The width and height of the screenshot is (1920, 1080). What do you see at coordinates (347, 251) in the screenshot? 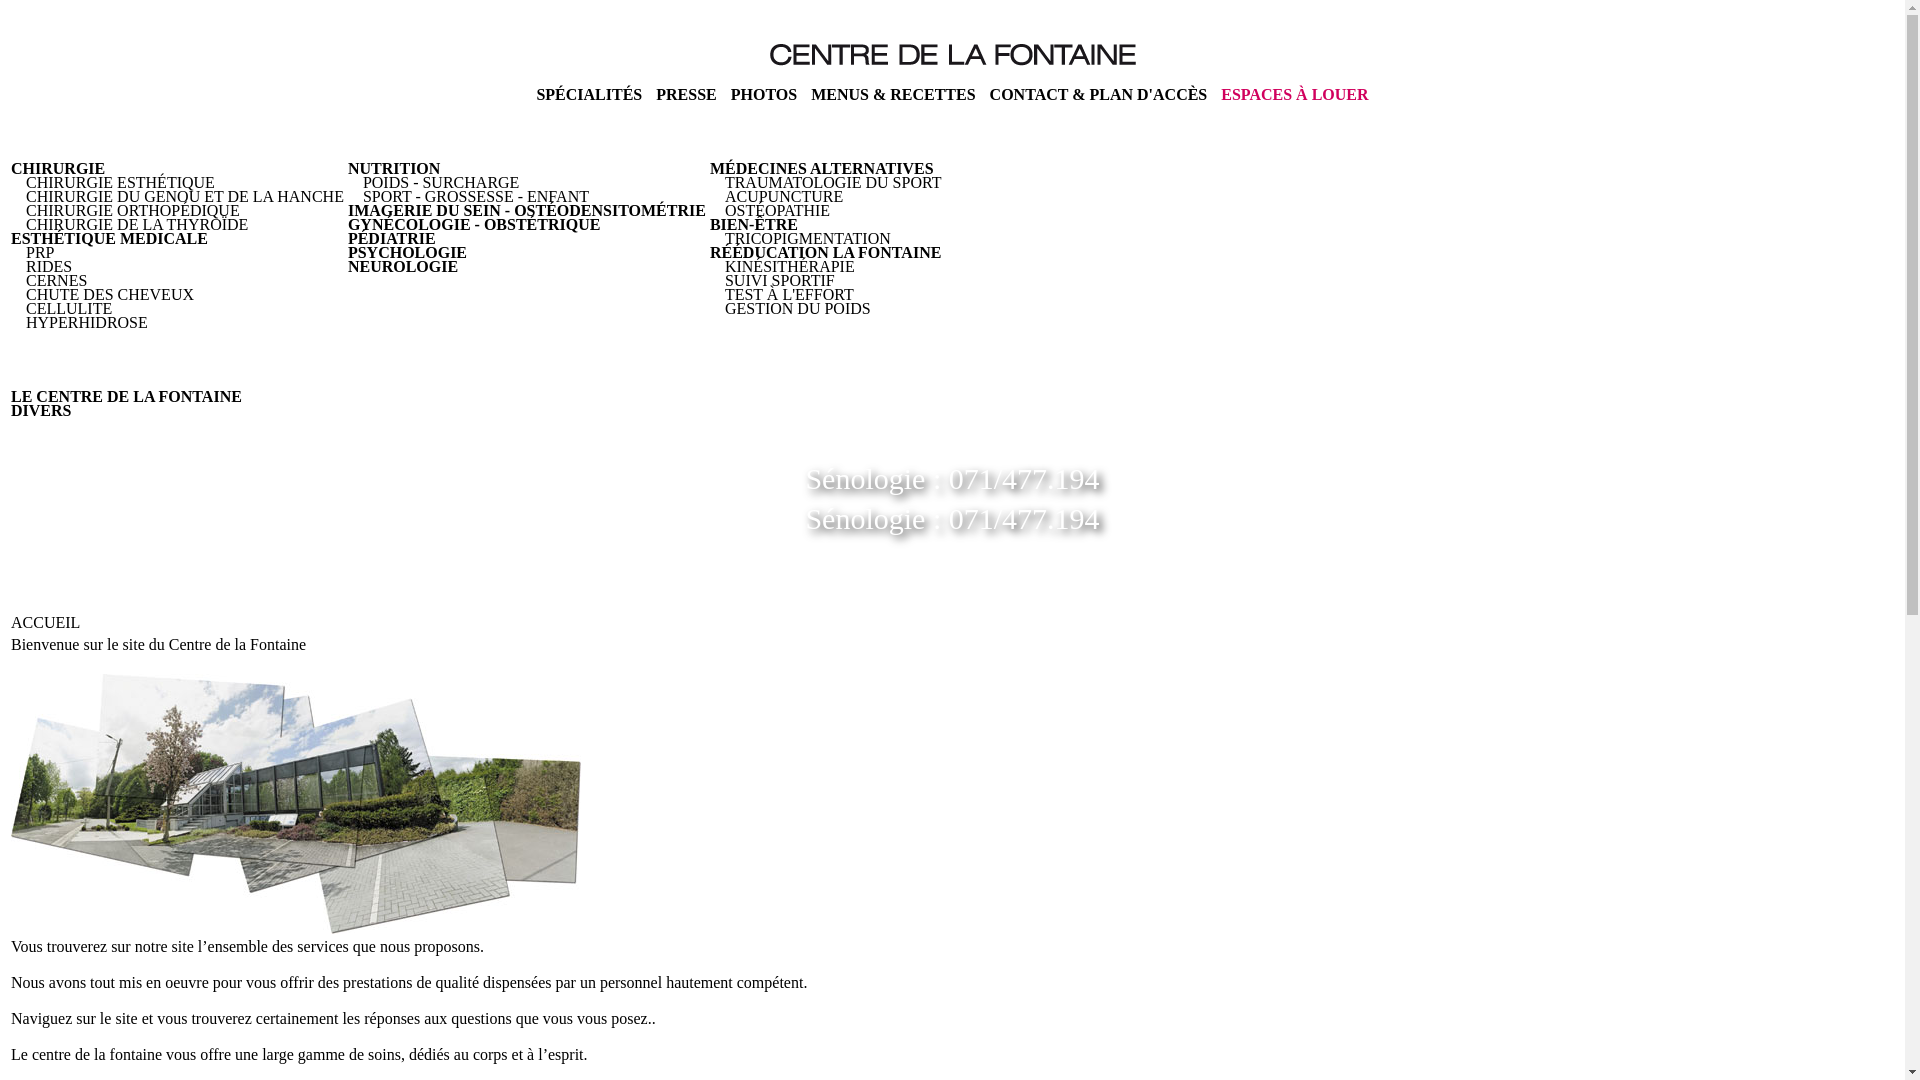
I see `'PSYCHOLOGIE'` at bounding box center [347, 251].